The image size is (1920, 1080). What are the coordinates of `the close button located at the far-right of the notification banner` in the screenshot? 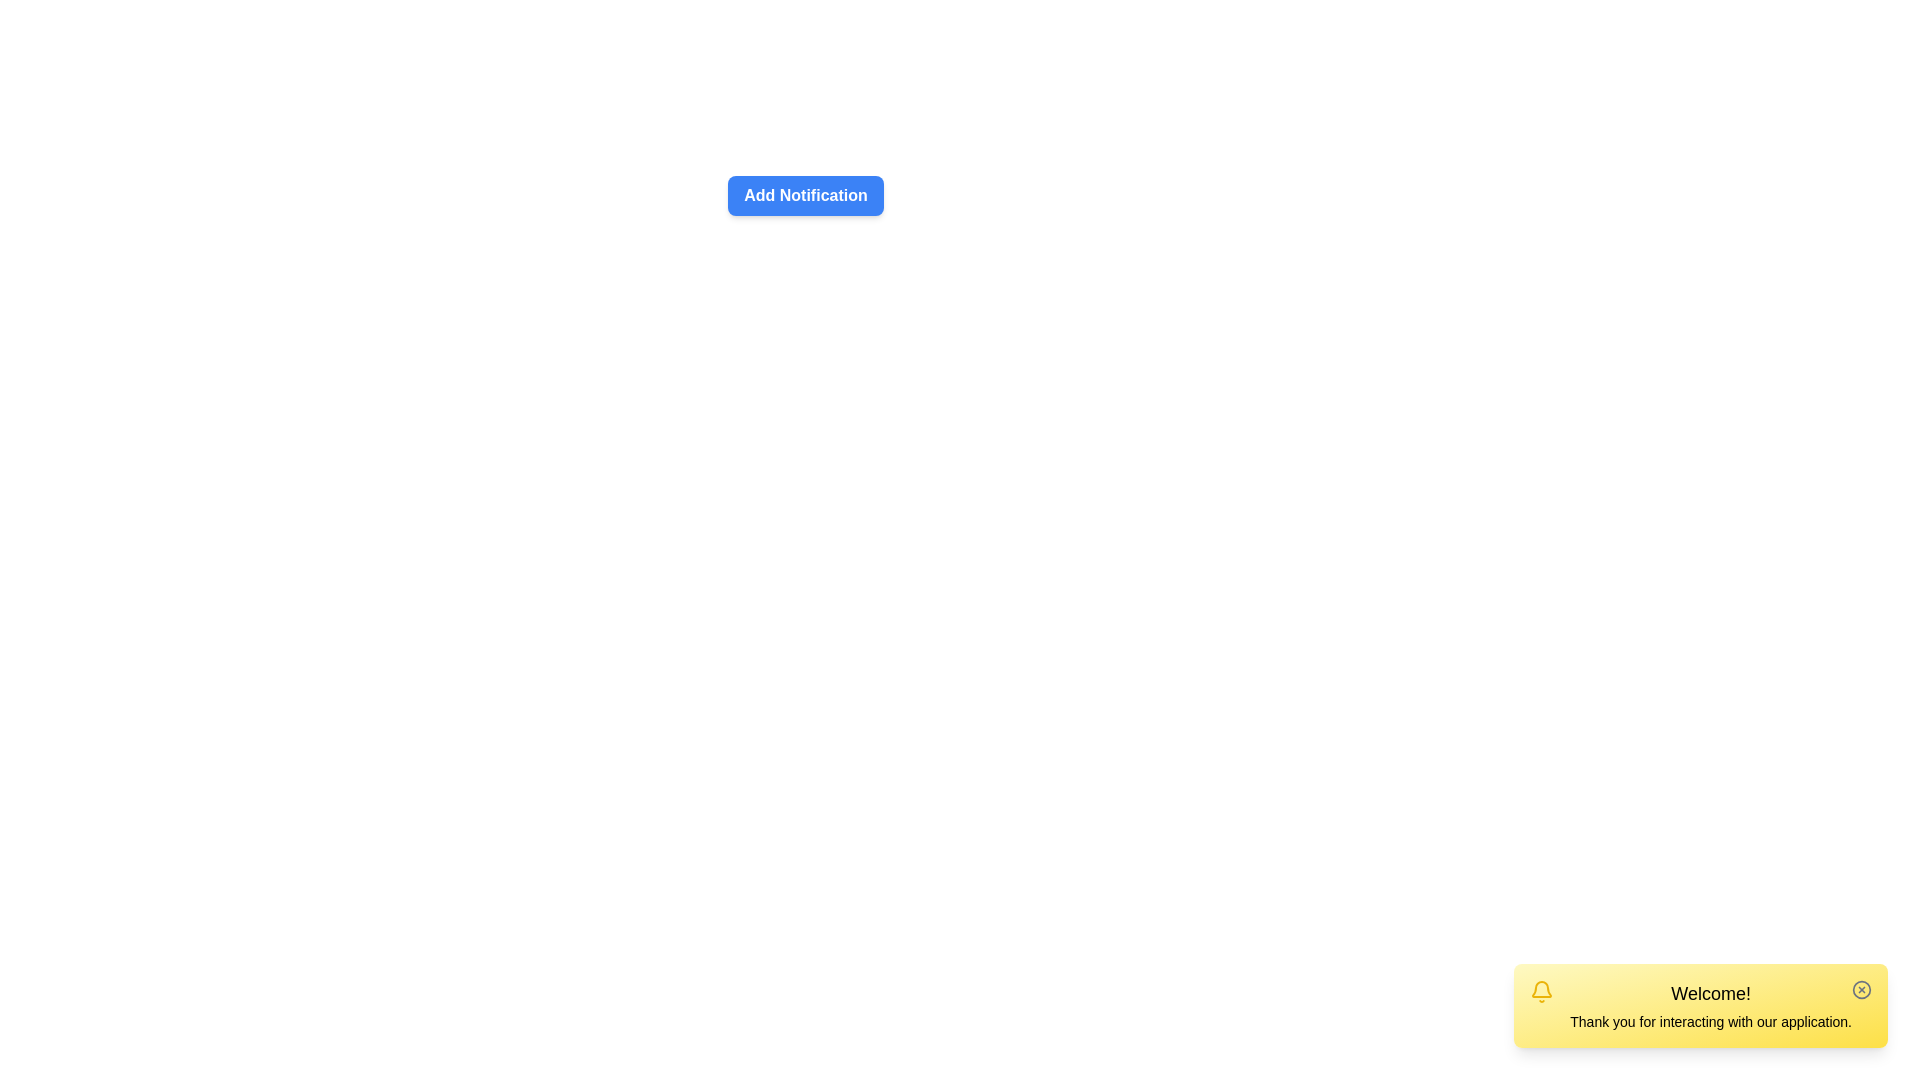 It's located at (1861, 990).